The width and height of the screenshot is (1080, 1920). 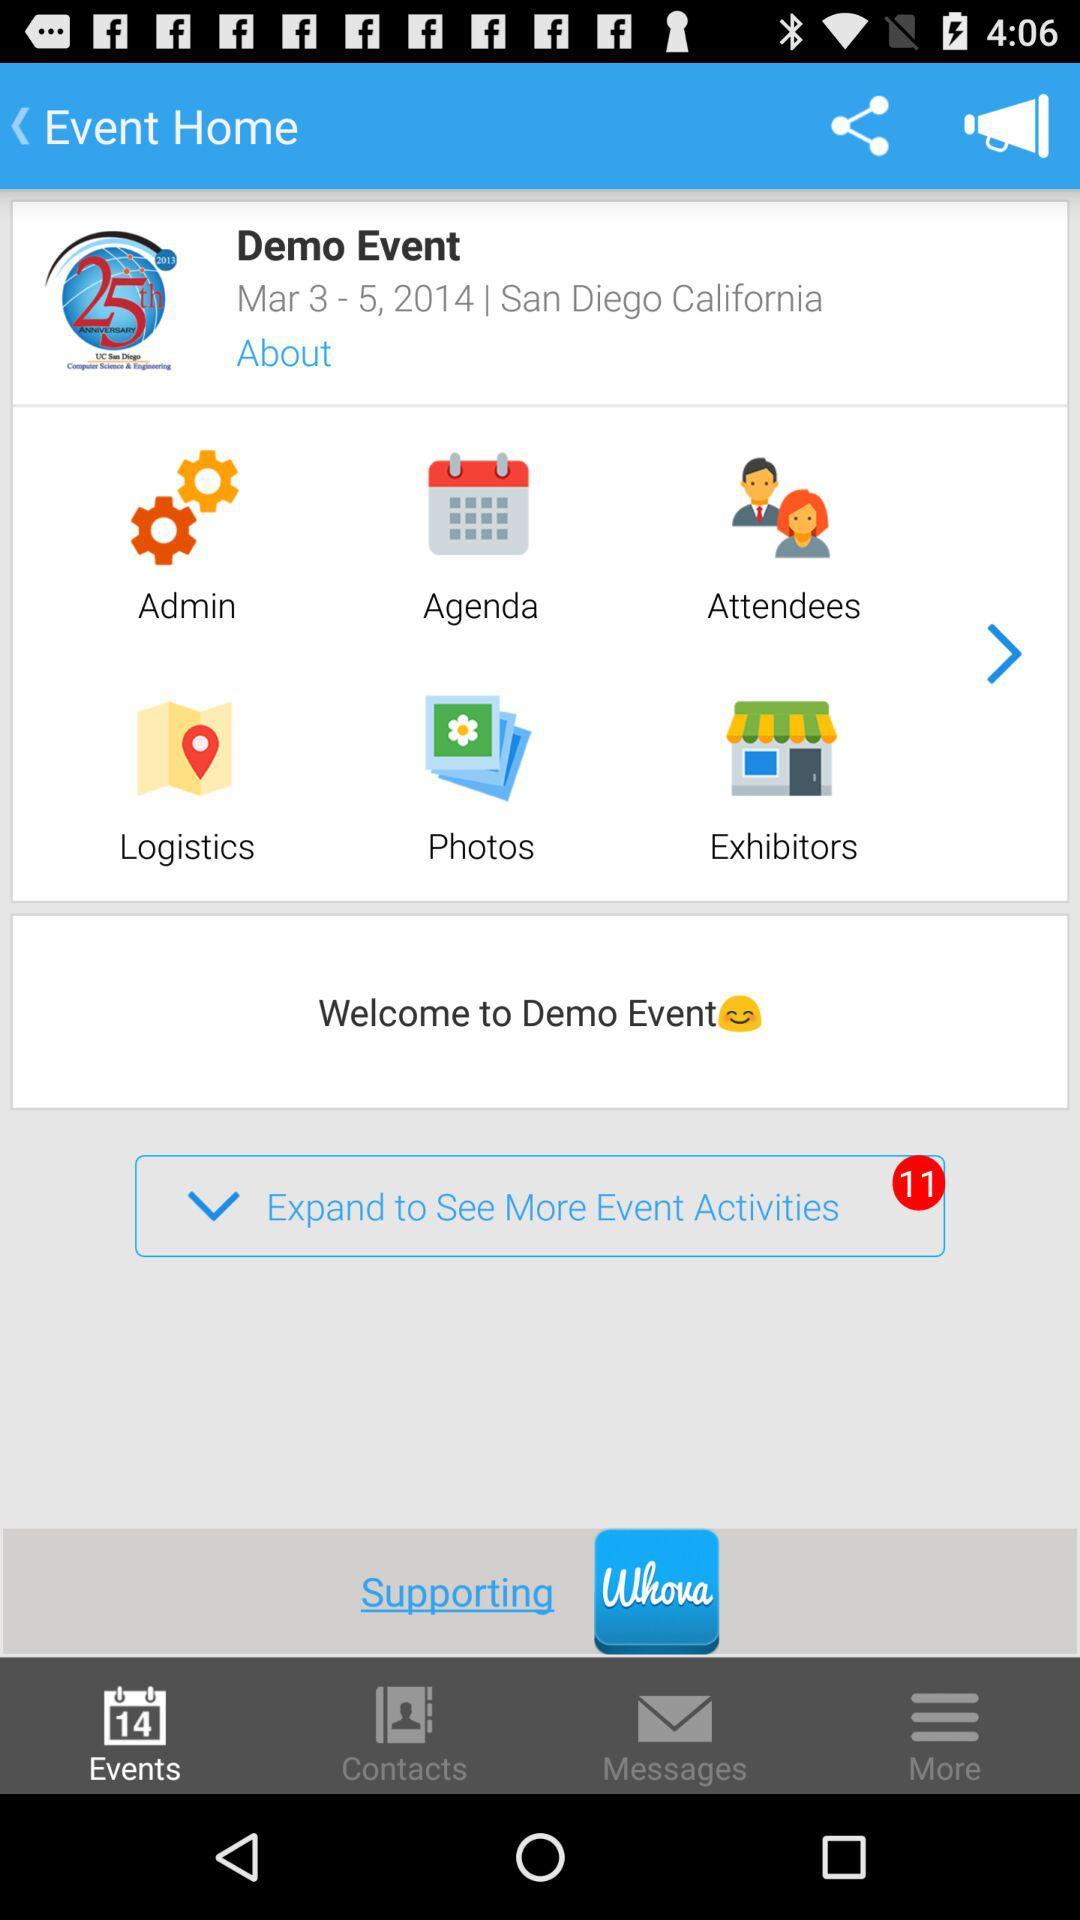 I want to click on item above demo event item, so click(x=1006, y=124).